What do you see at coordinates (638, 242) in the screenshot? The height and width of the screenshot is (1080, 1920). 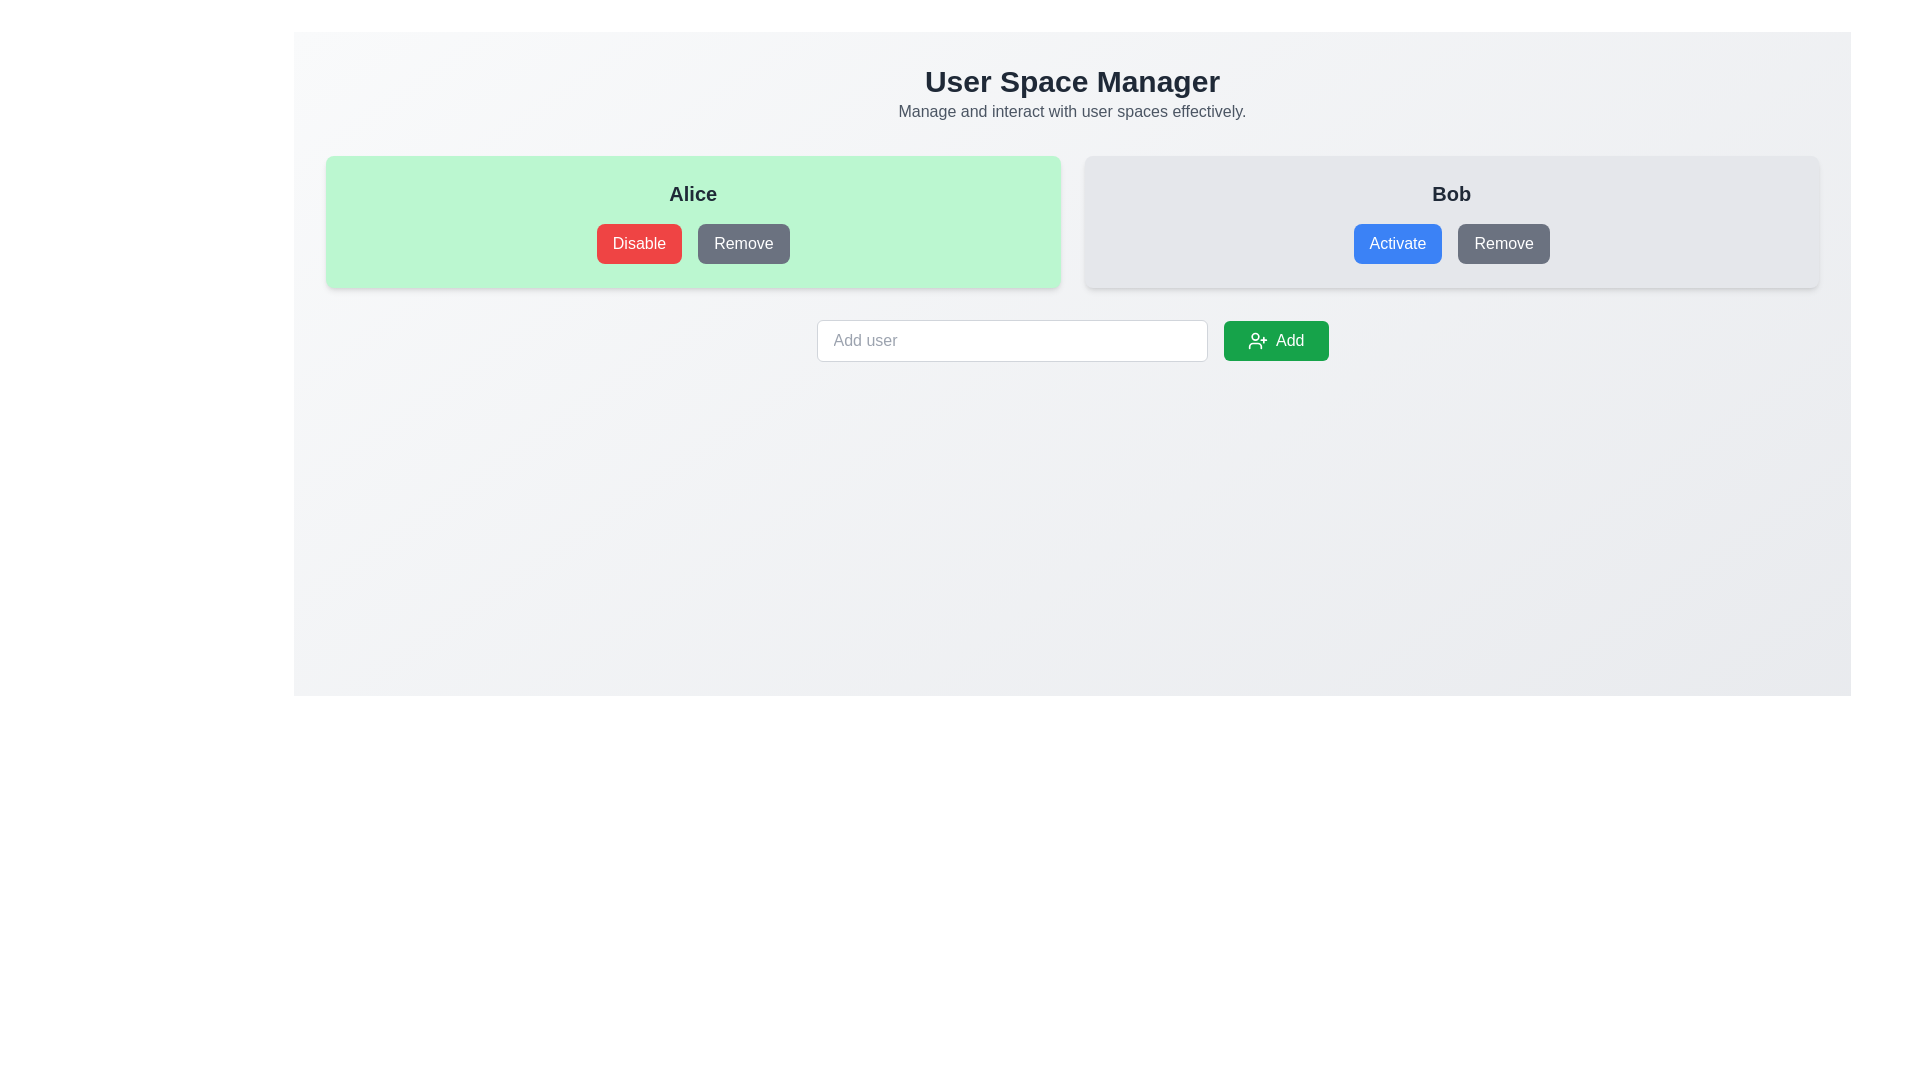 I see `the button that triggers the disabling action for user 'Alice', located immediately to the left of the grey 'Remove' button` at bounding box center [638, 242].